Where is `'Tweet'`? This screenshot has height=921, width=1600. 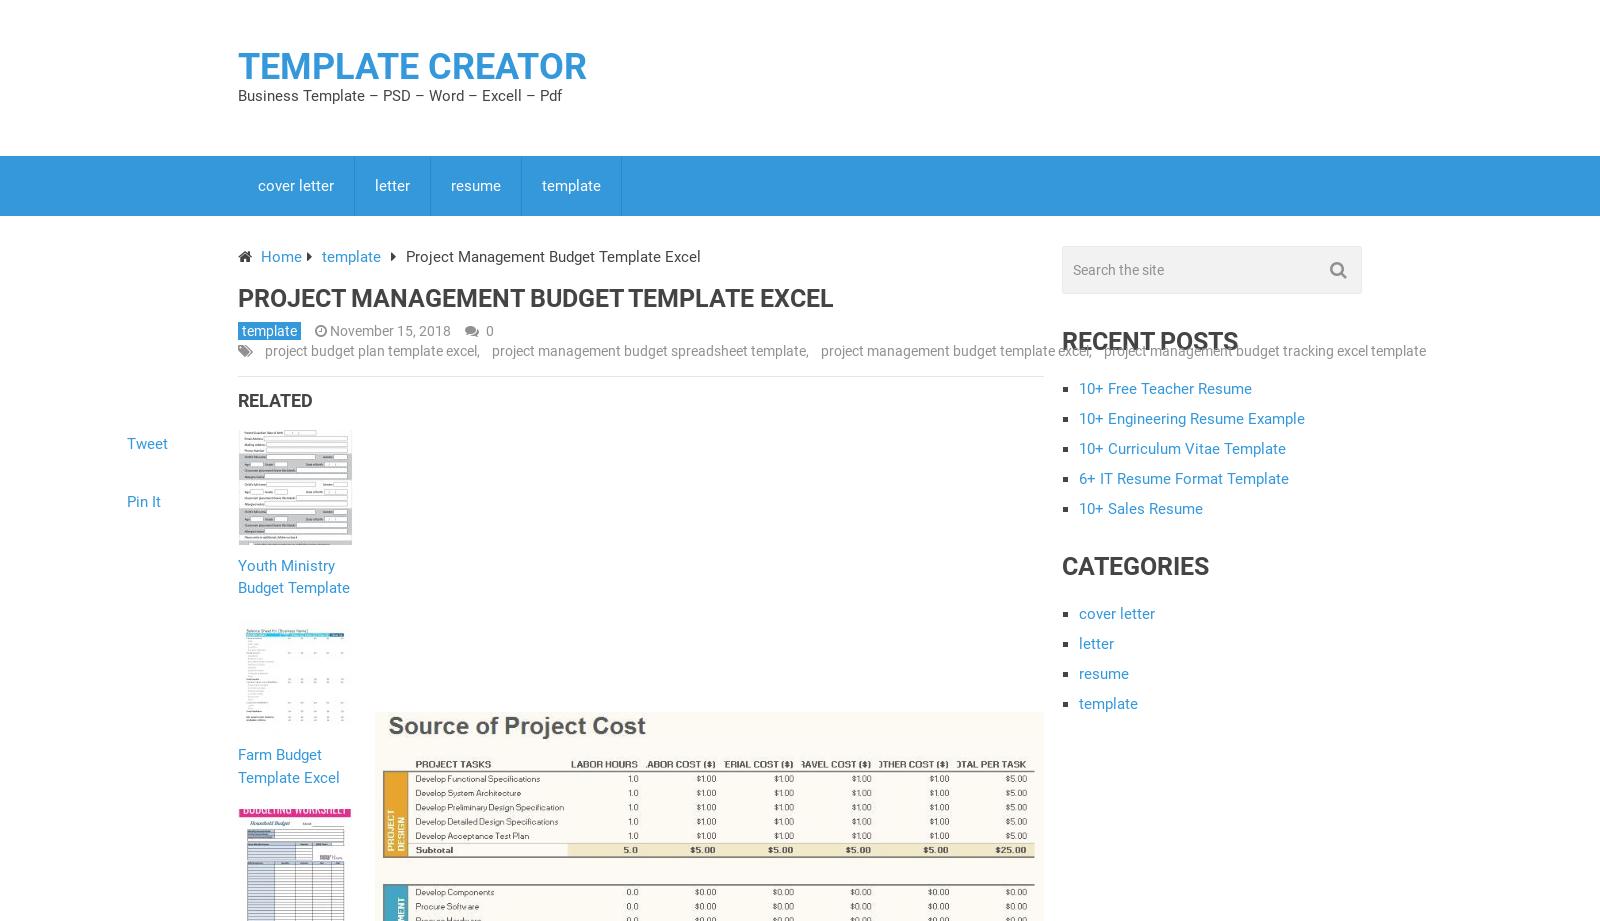 'Tweet' is located at coordinates (146, 444).